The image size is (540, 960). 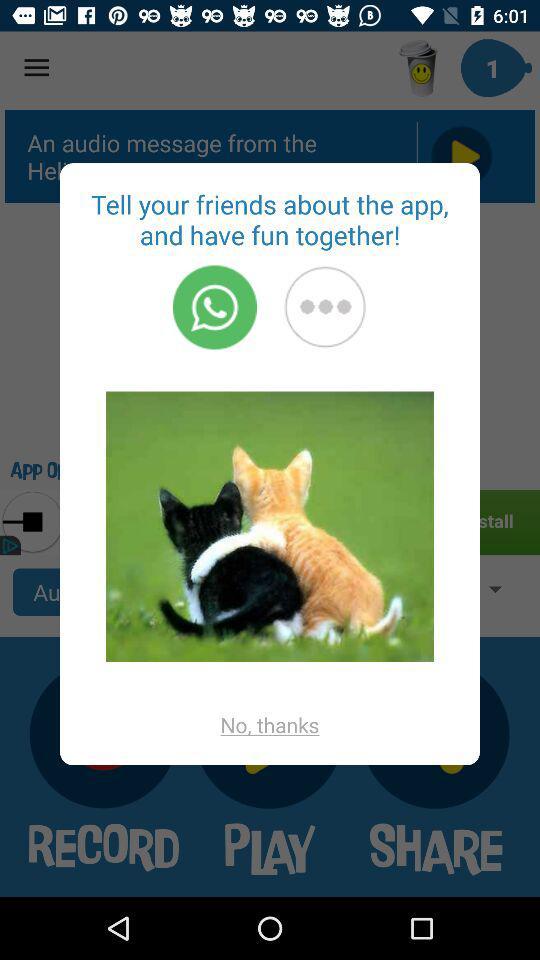 What do you see at coordinates (270, 723) in the screenshot?
I see `no, thanks app` at bounding box center [270, 723].